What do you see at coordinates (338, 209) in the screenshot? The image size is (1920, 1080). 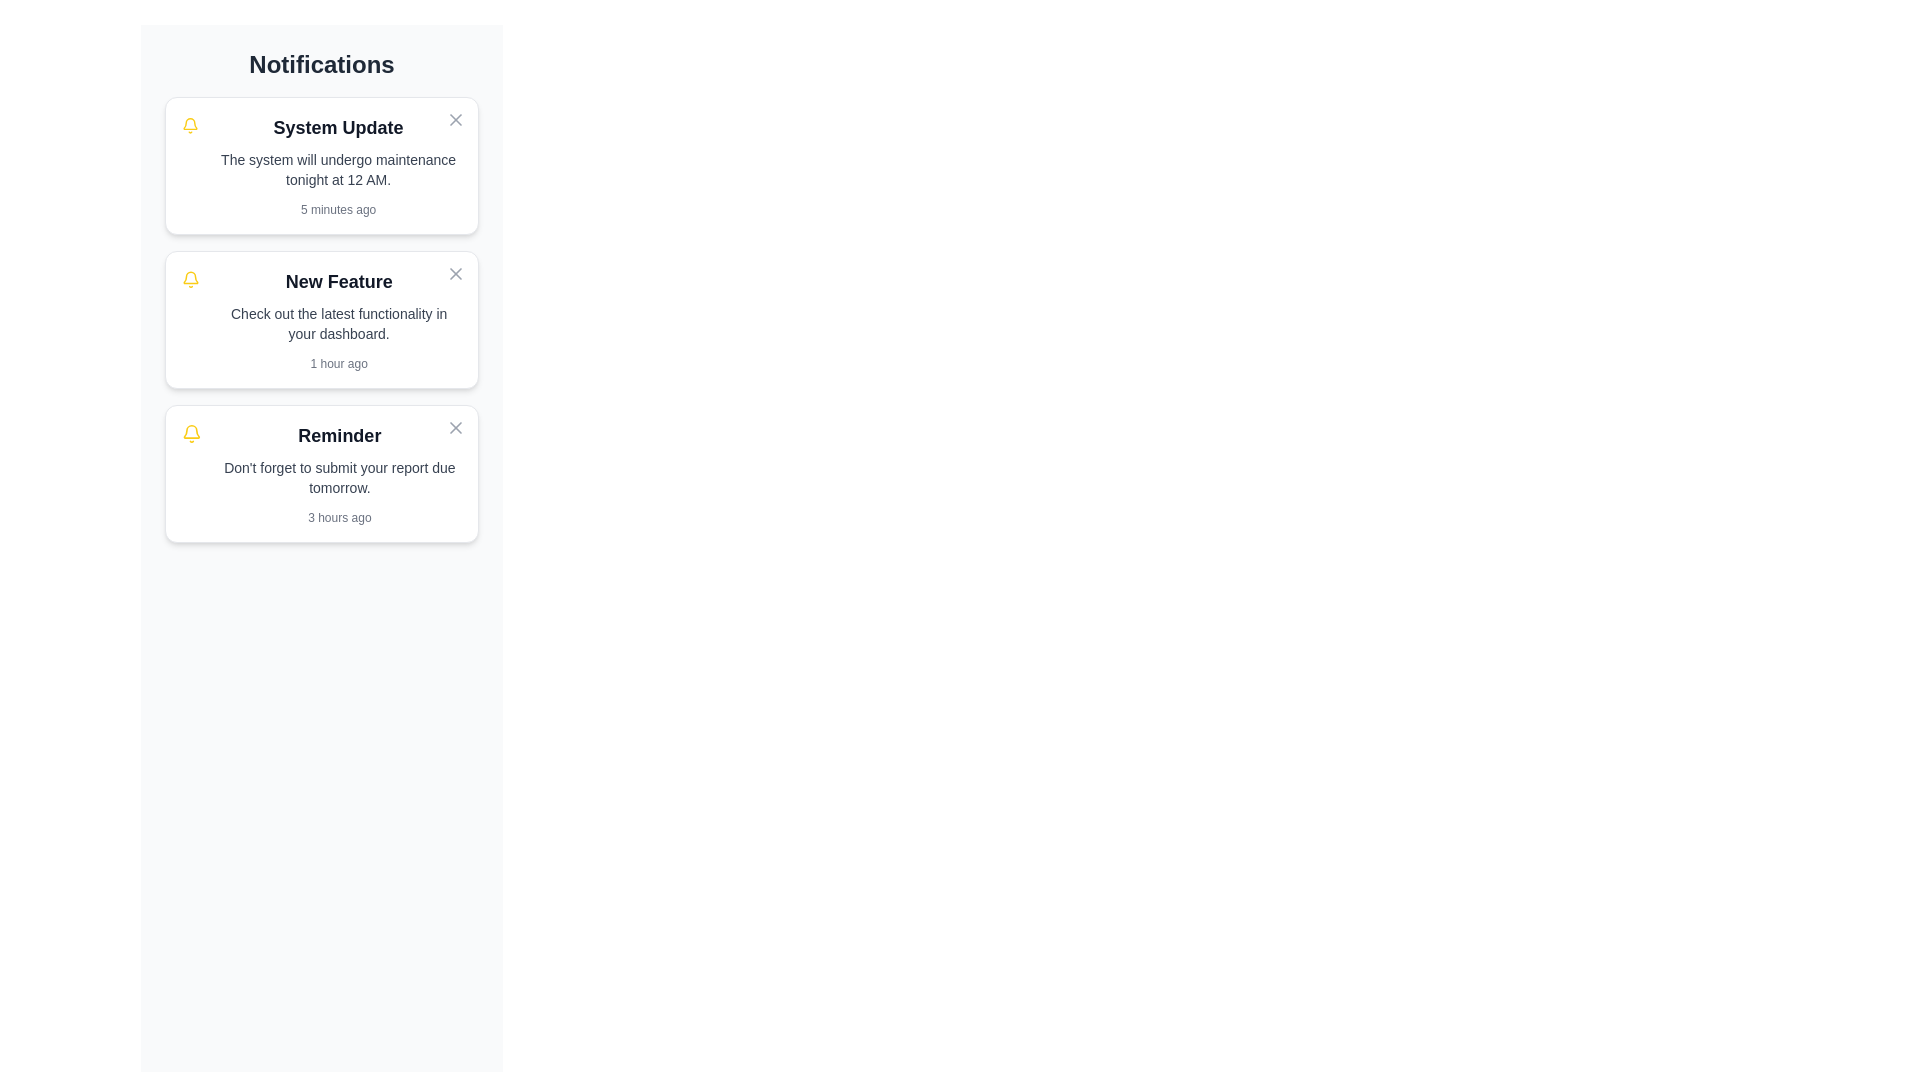 I see `the Text Label indicating the timestamp of the notification, located at the bottom of the 'System Update' notification card` at bounding box center [338, 209].